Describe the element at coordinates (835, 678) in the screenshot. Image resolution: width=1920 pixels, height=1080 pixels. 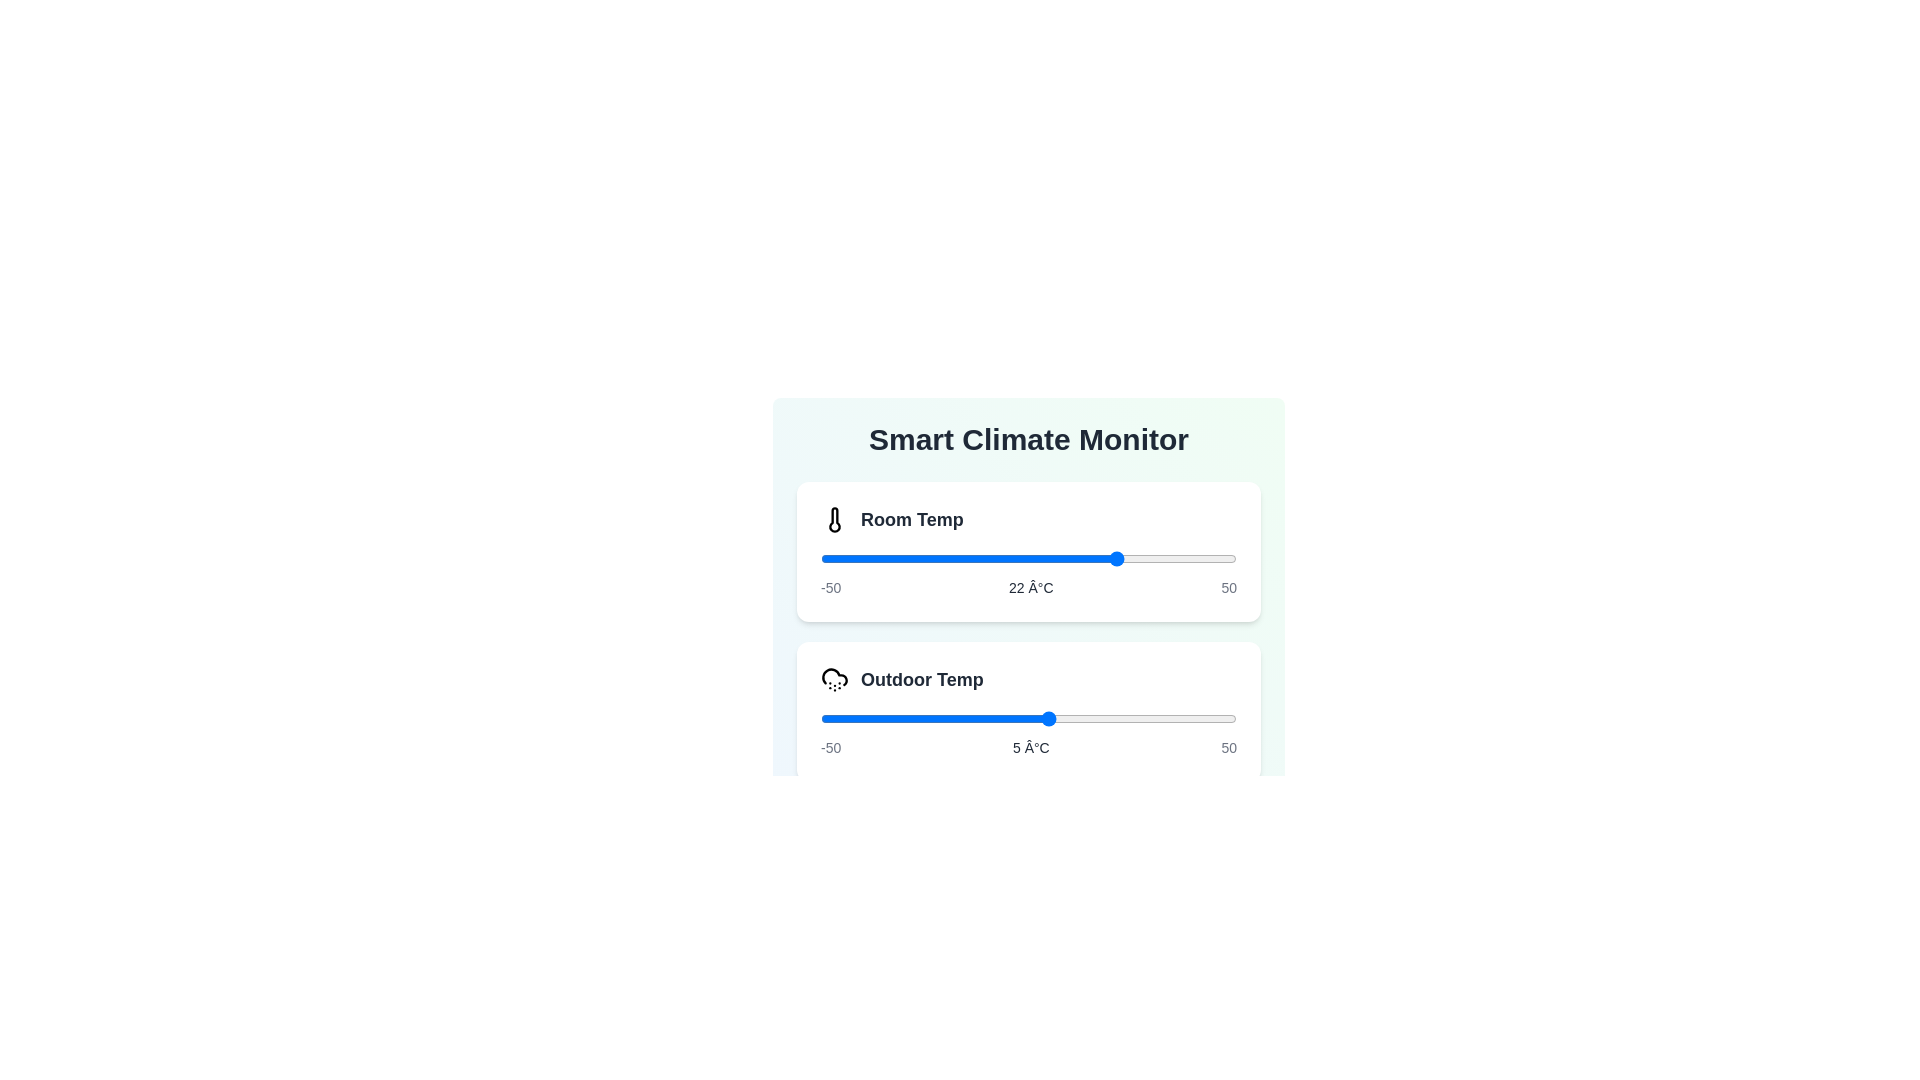
I see `the icon representing Outdoor Temp` at that location.